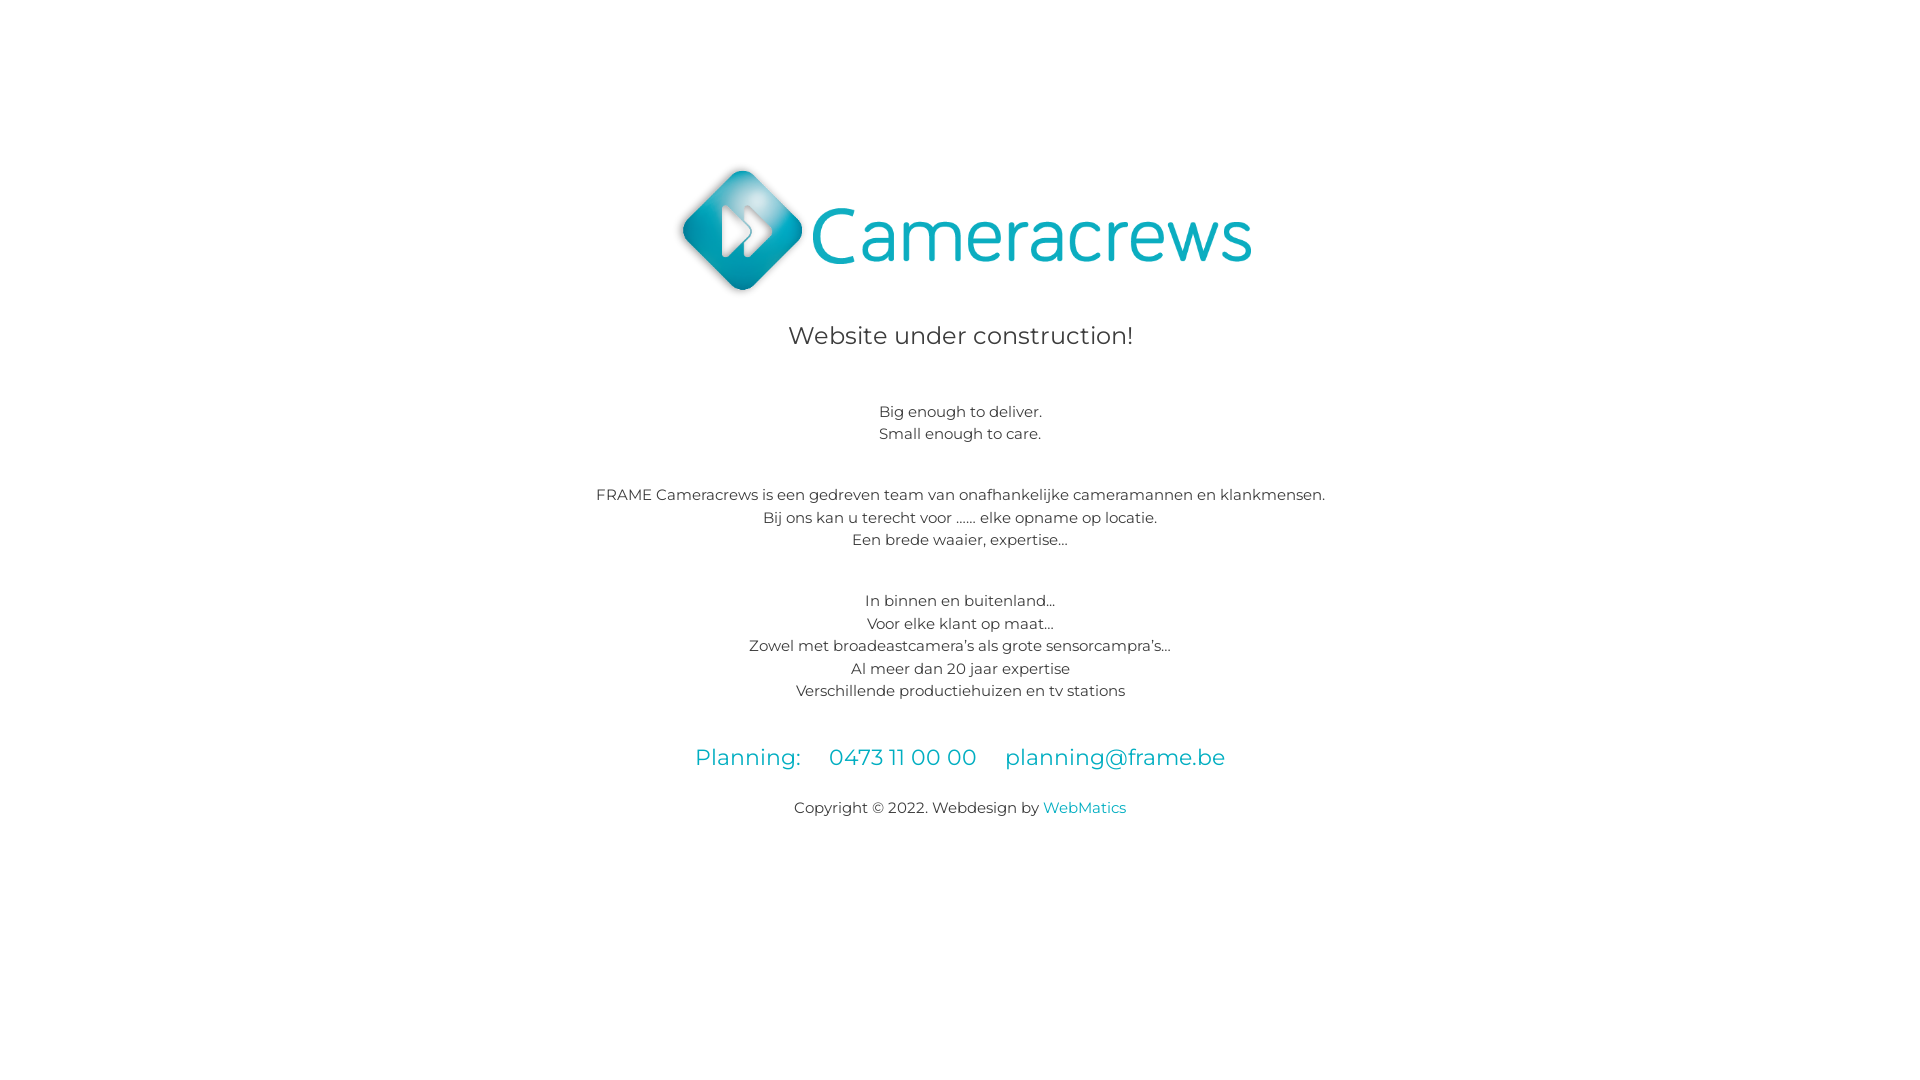 Image resolution: width=1920 pixels, height=1080 pixels. Describe the element at coordinates (1083, 806) in the screenshot. I see `'WebMatics'` at that location.